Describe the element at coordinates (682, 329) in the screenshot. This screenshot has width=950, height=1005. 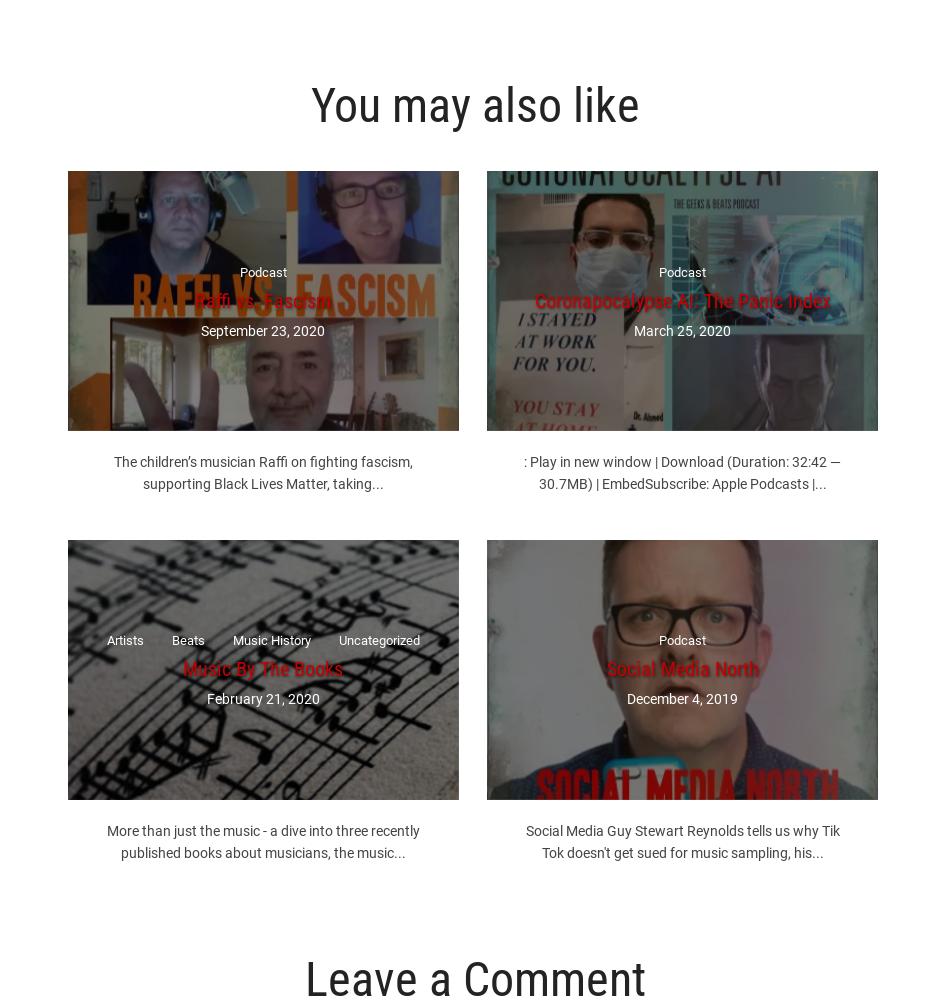
I see `'March 25, 2020'` at that location.